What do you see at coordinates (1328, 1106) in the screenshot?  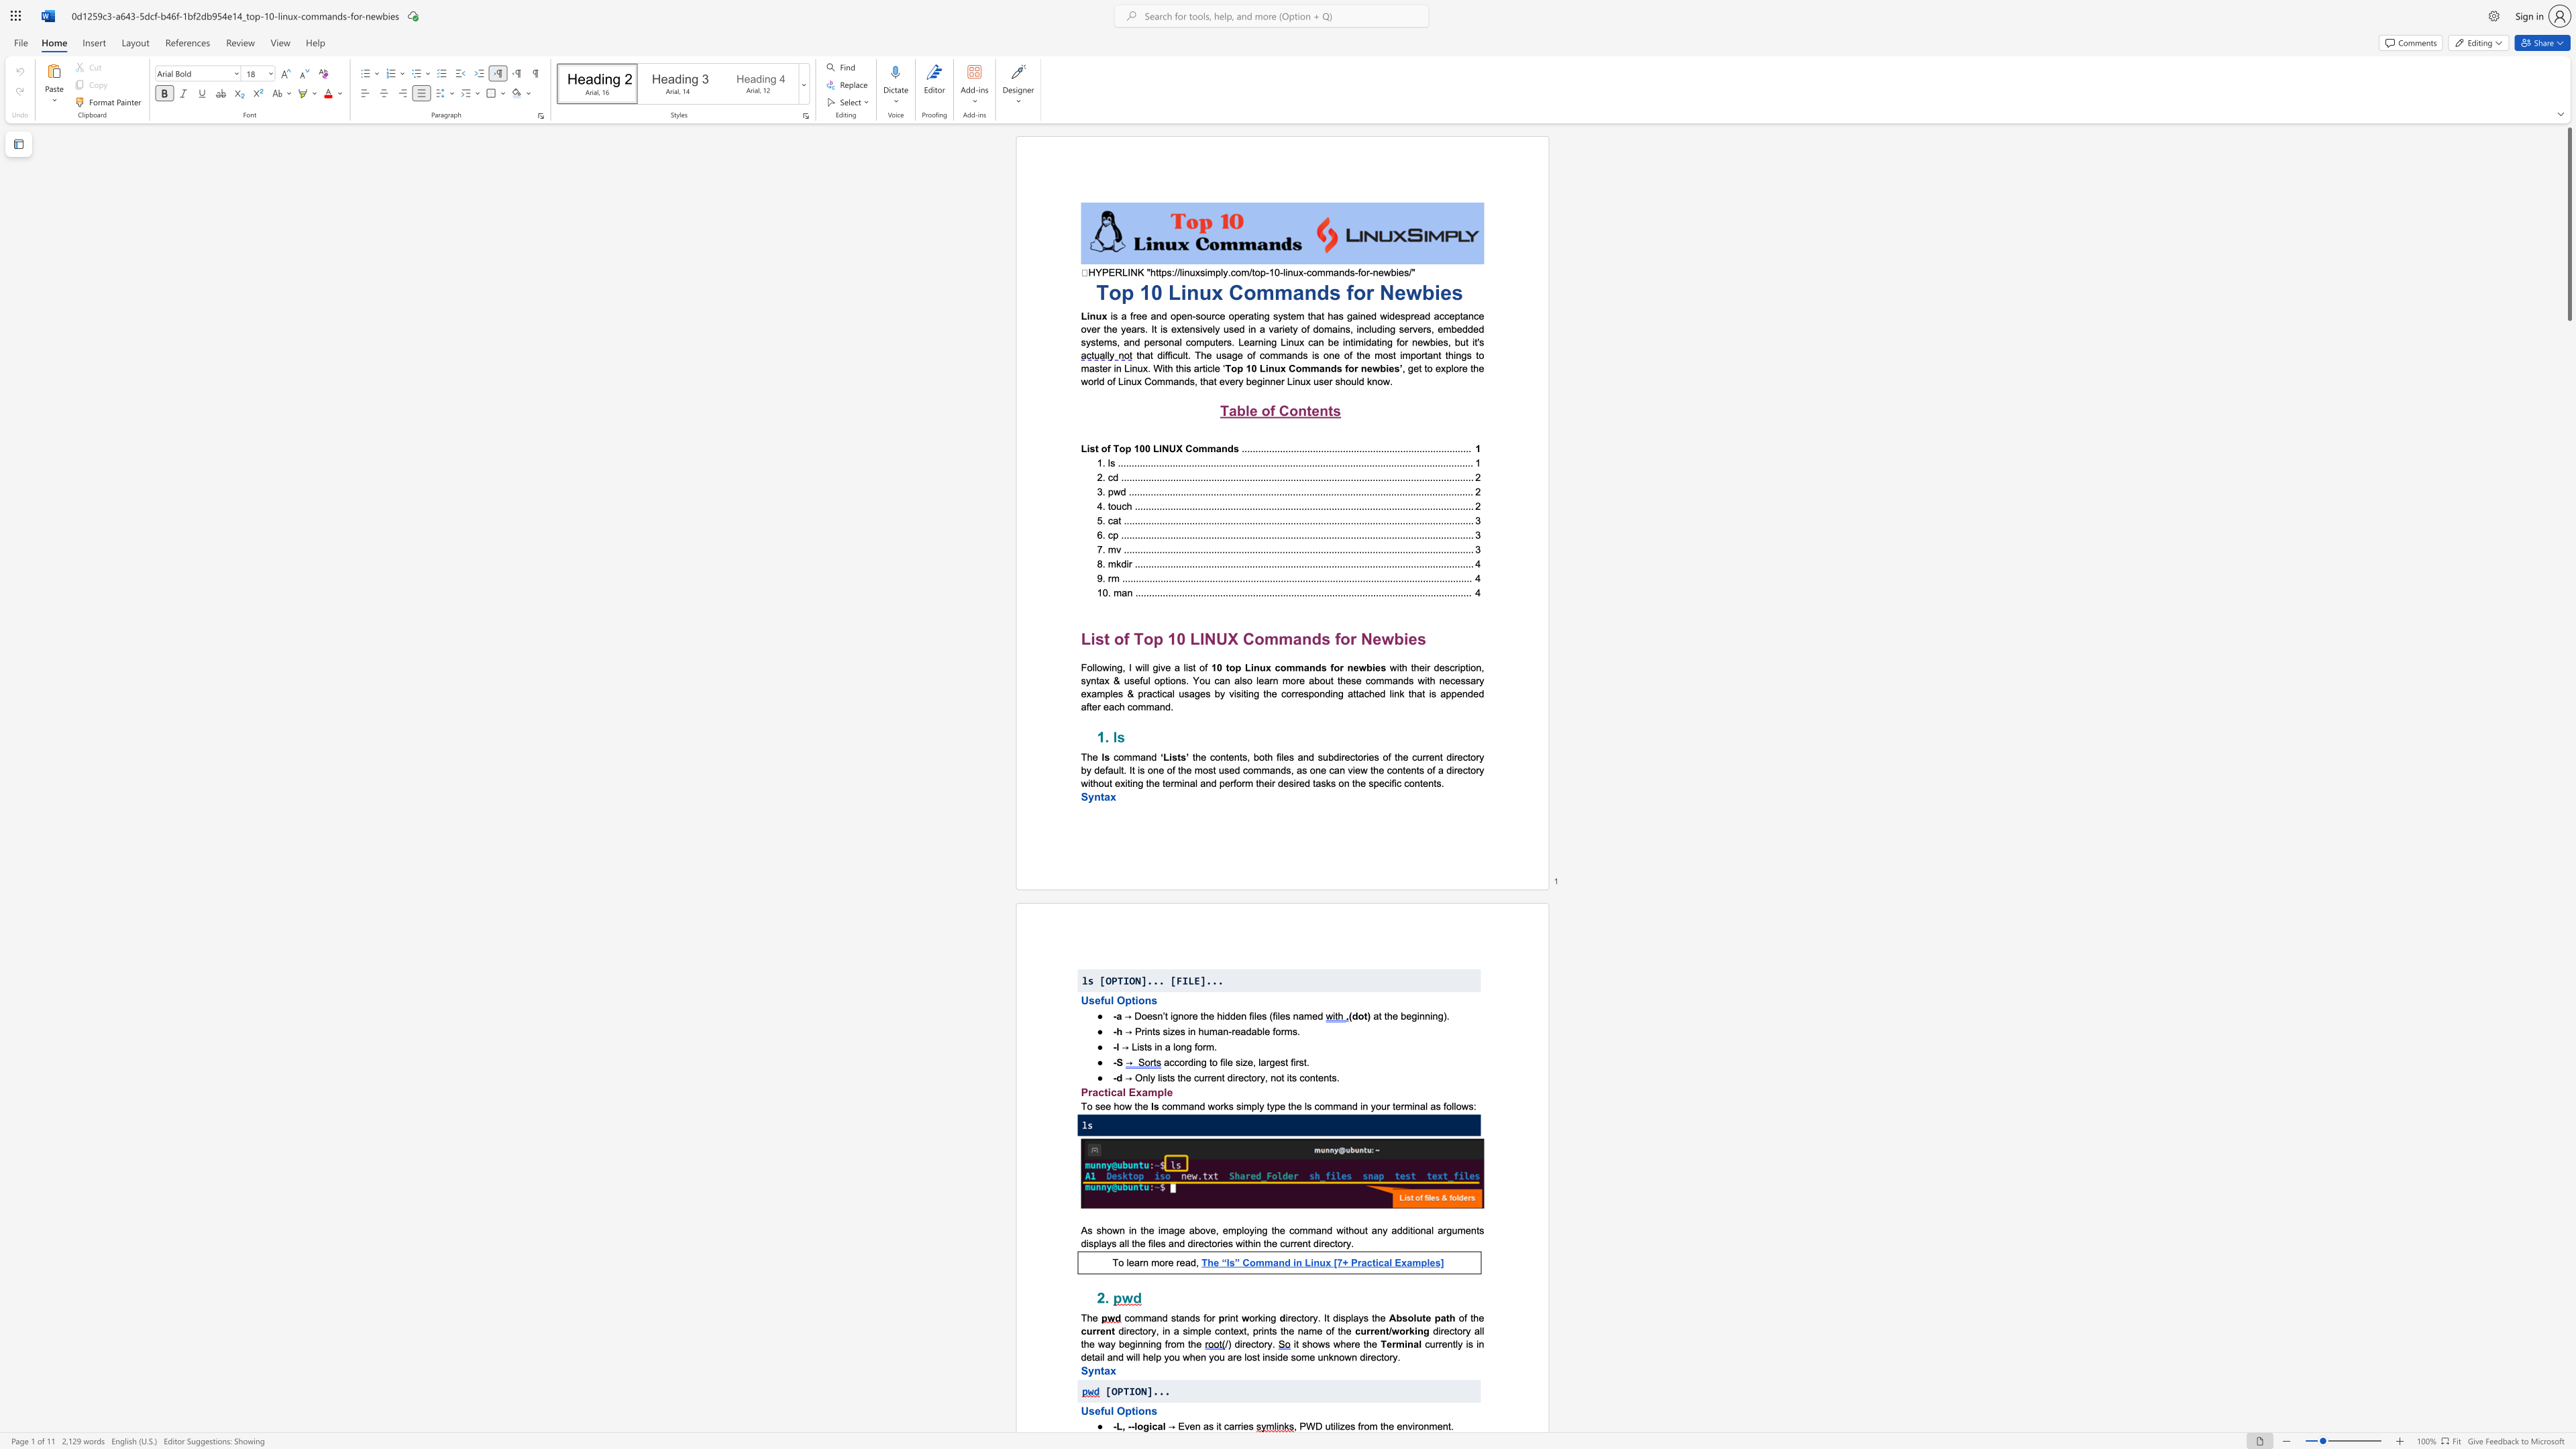 I see `the 4th character "m" in the text` at bounding box center [1328, 1106].